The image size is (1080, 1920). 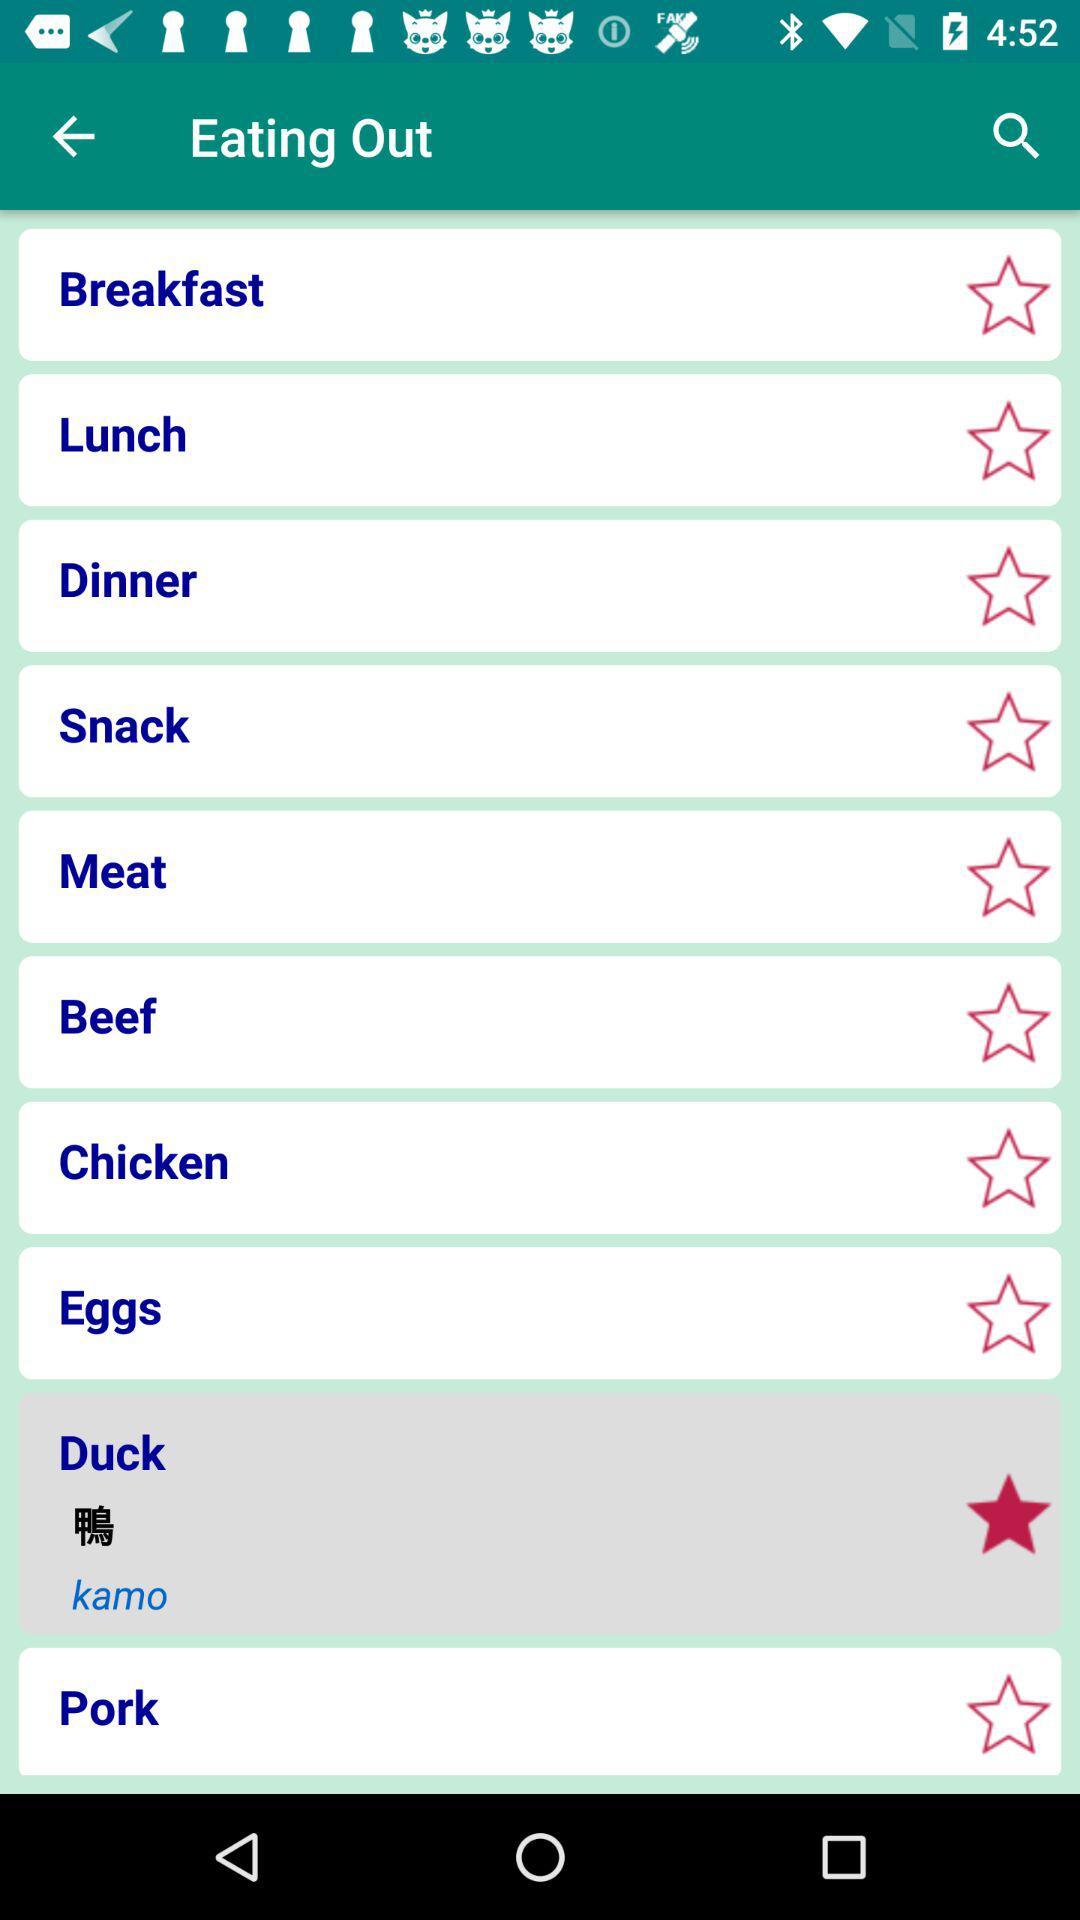 What do you see at coordinates (1008, 1513) in the screenshot?
I see `order it` at bounding box center [1008, 1513].